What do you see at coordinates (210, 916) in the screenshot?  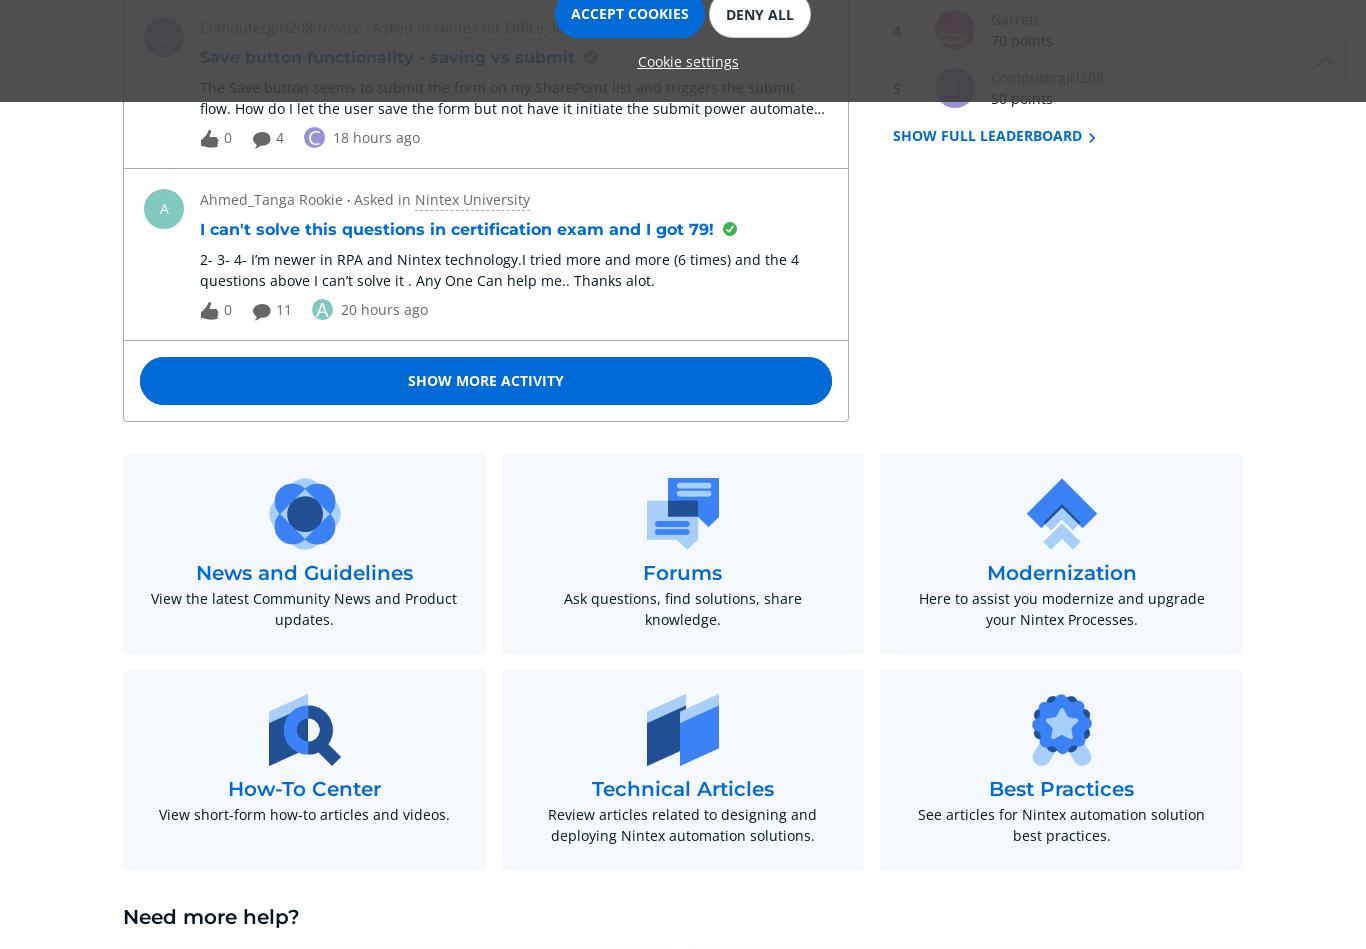 I see `'Need more help?'` at bounding box center [210, 916].